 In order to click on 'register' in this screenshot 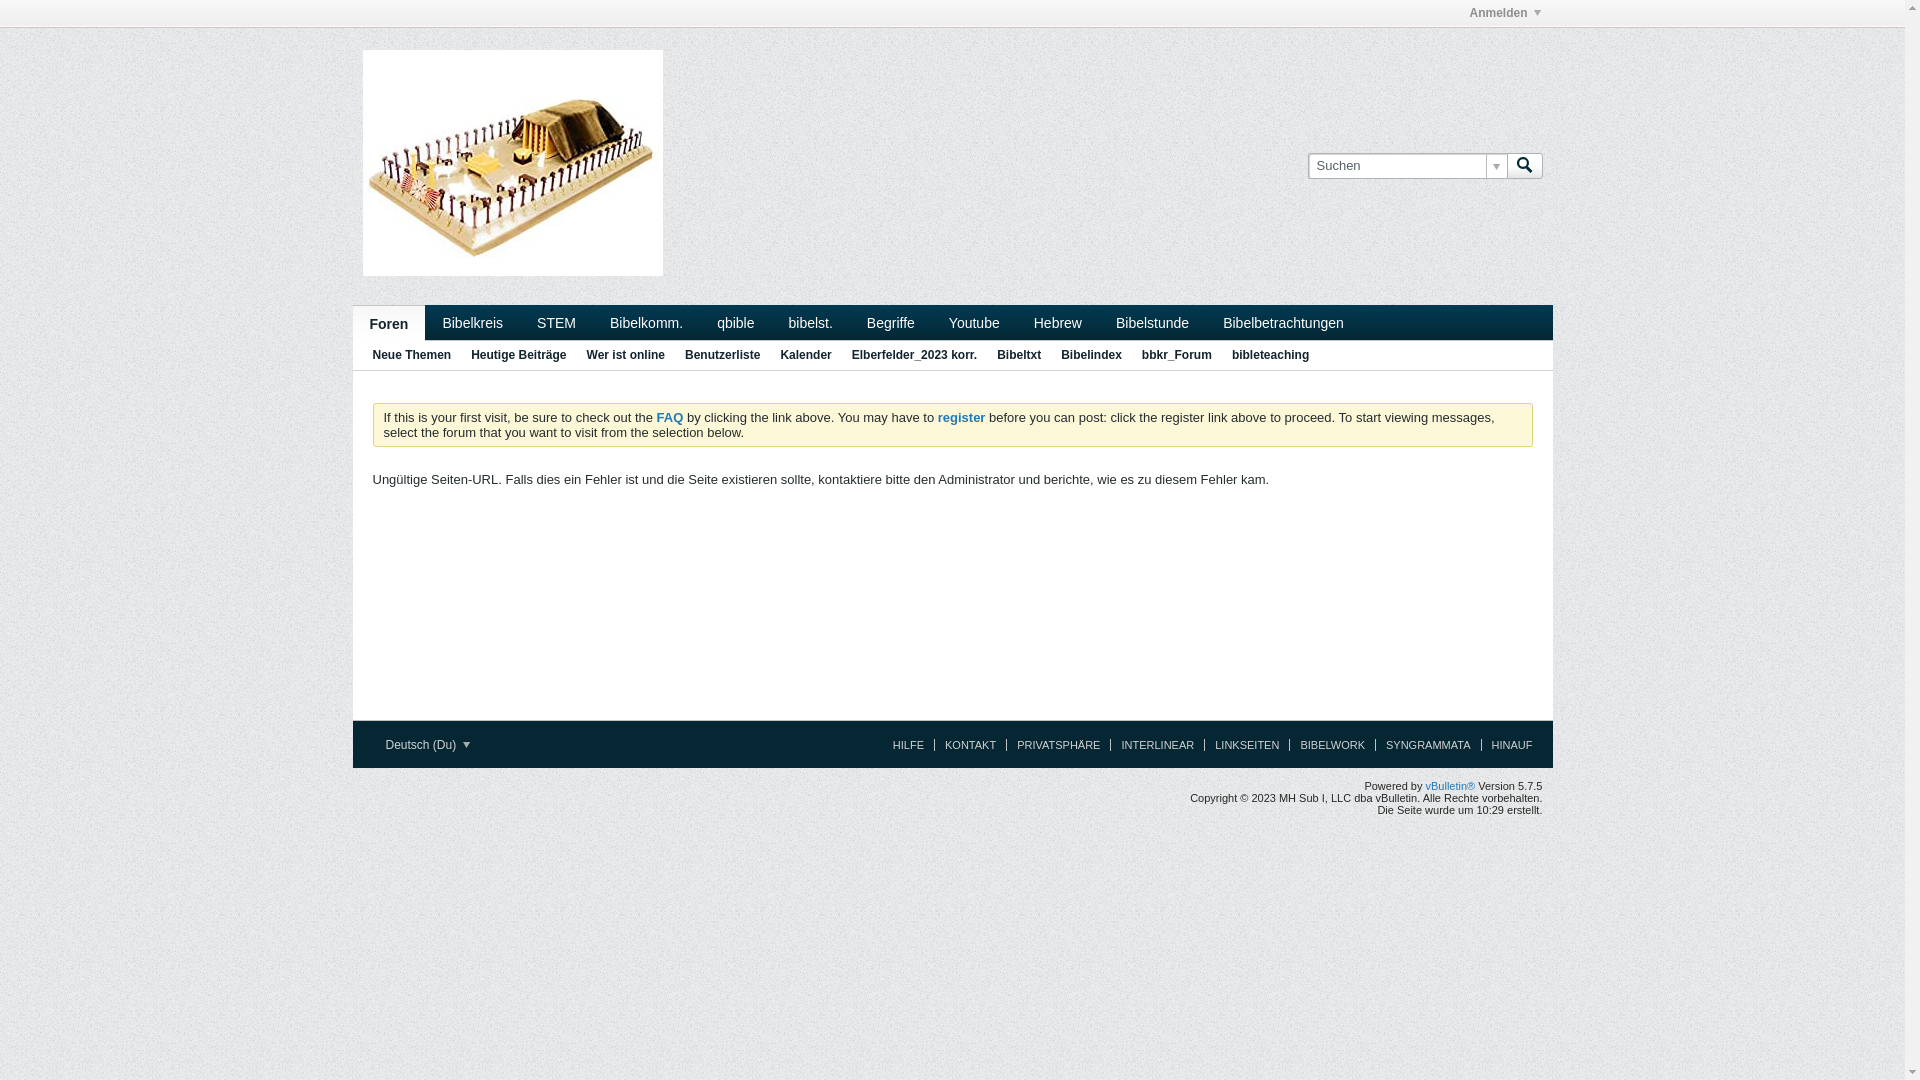, I will do `click(961, 416)`.